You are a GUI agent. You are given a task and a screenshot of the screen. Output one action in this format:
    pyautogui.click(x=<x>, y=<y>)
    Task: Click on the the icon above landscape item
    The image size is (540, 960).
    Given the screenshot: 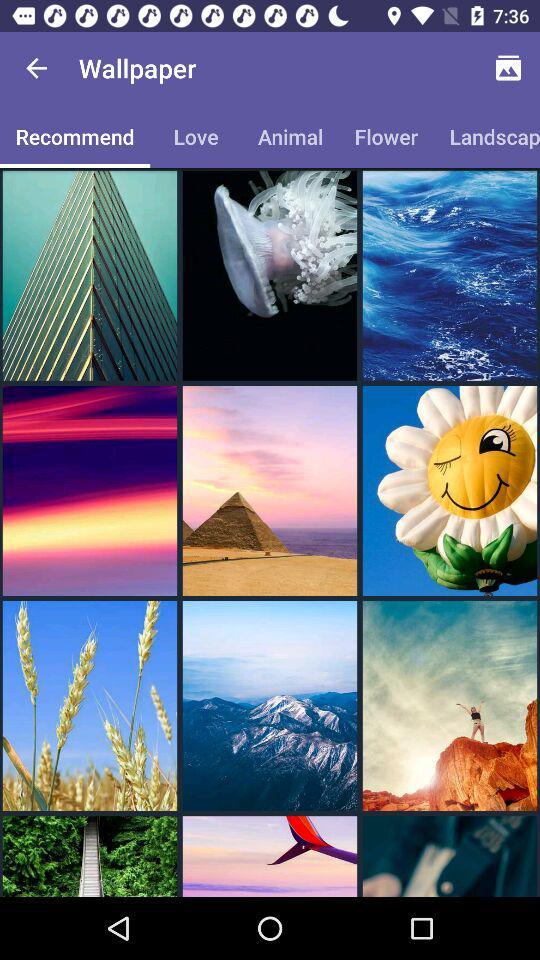 What is the action you would take?
    pyautogui.click(x=508, y=68)
    